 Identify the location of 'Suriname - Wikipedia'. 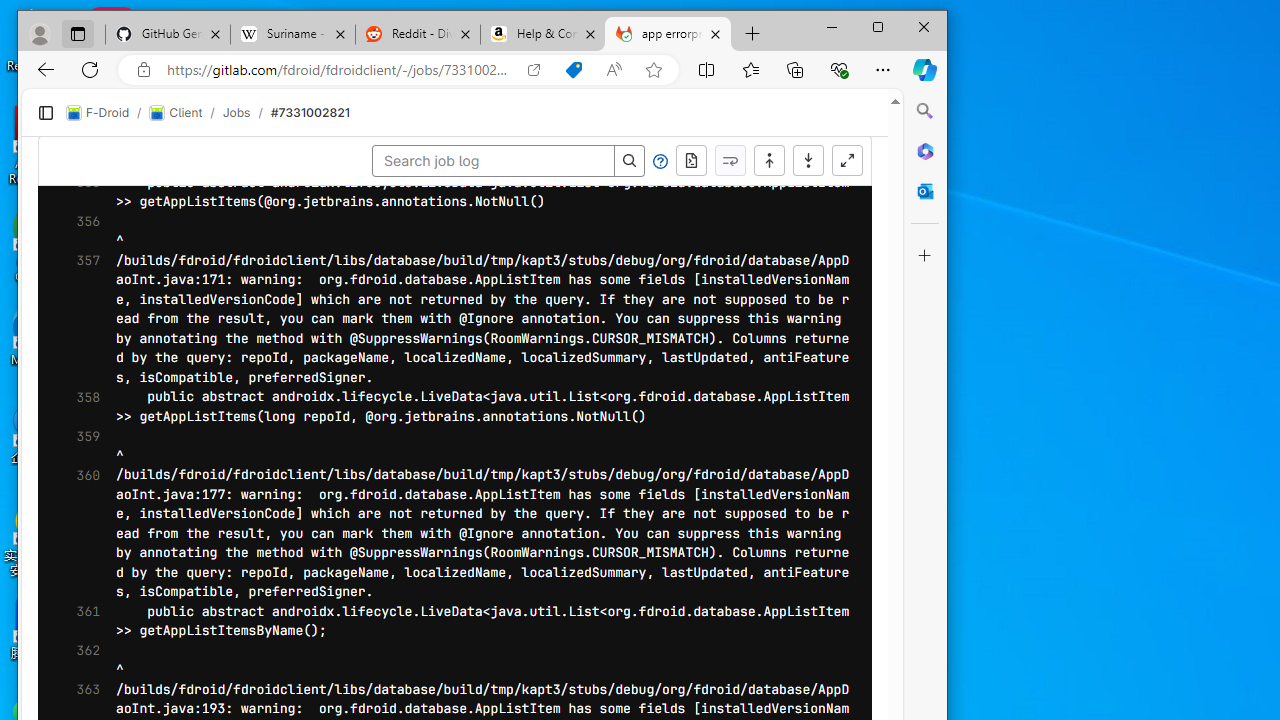
(291, 34).